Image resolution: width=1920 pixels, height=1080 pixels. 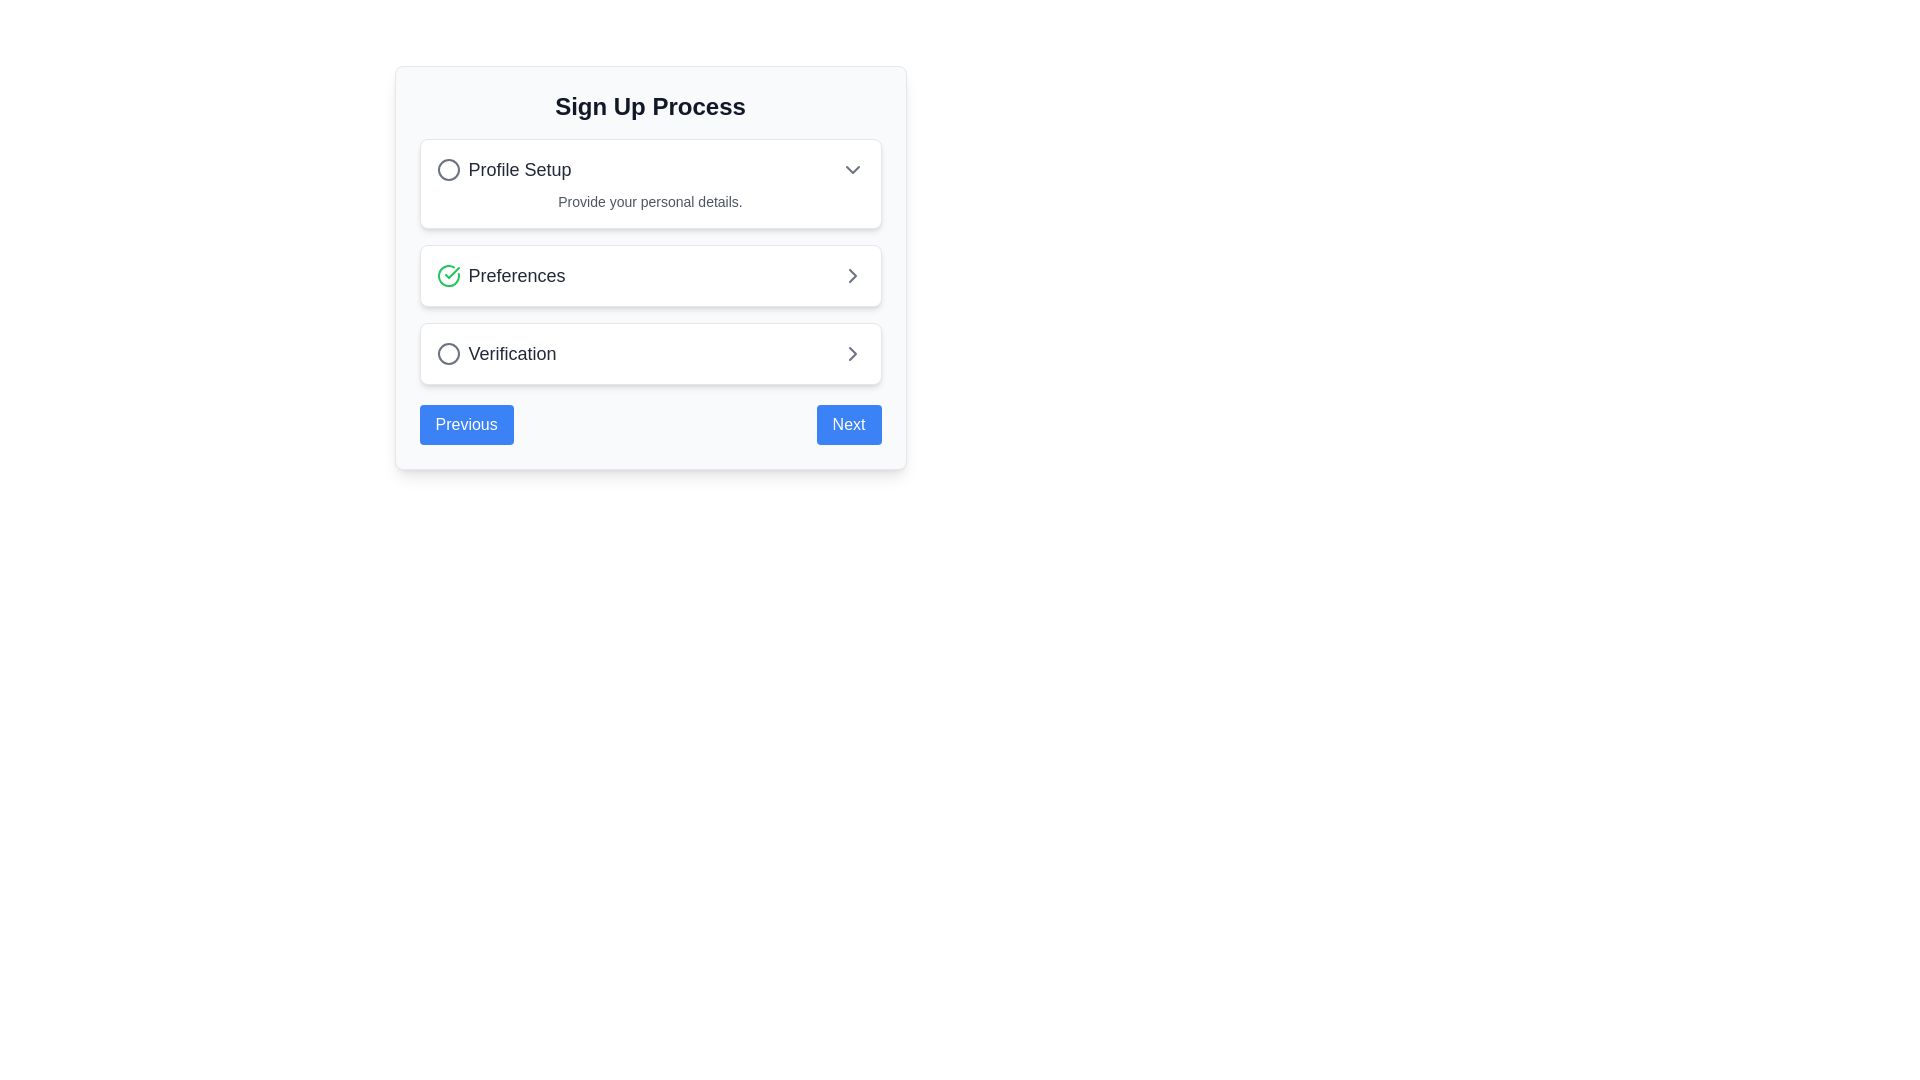 I want to click on the 'Preferences' navigation item, the second selectable item in the list, to interact with it, so click(x=650, y=276).